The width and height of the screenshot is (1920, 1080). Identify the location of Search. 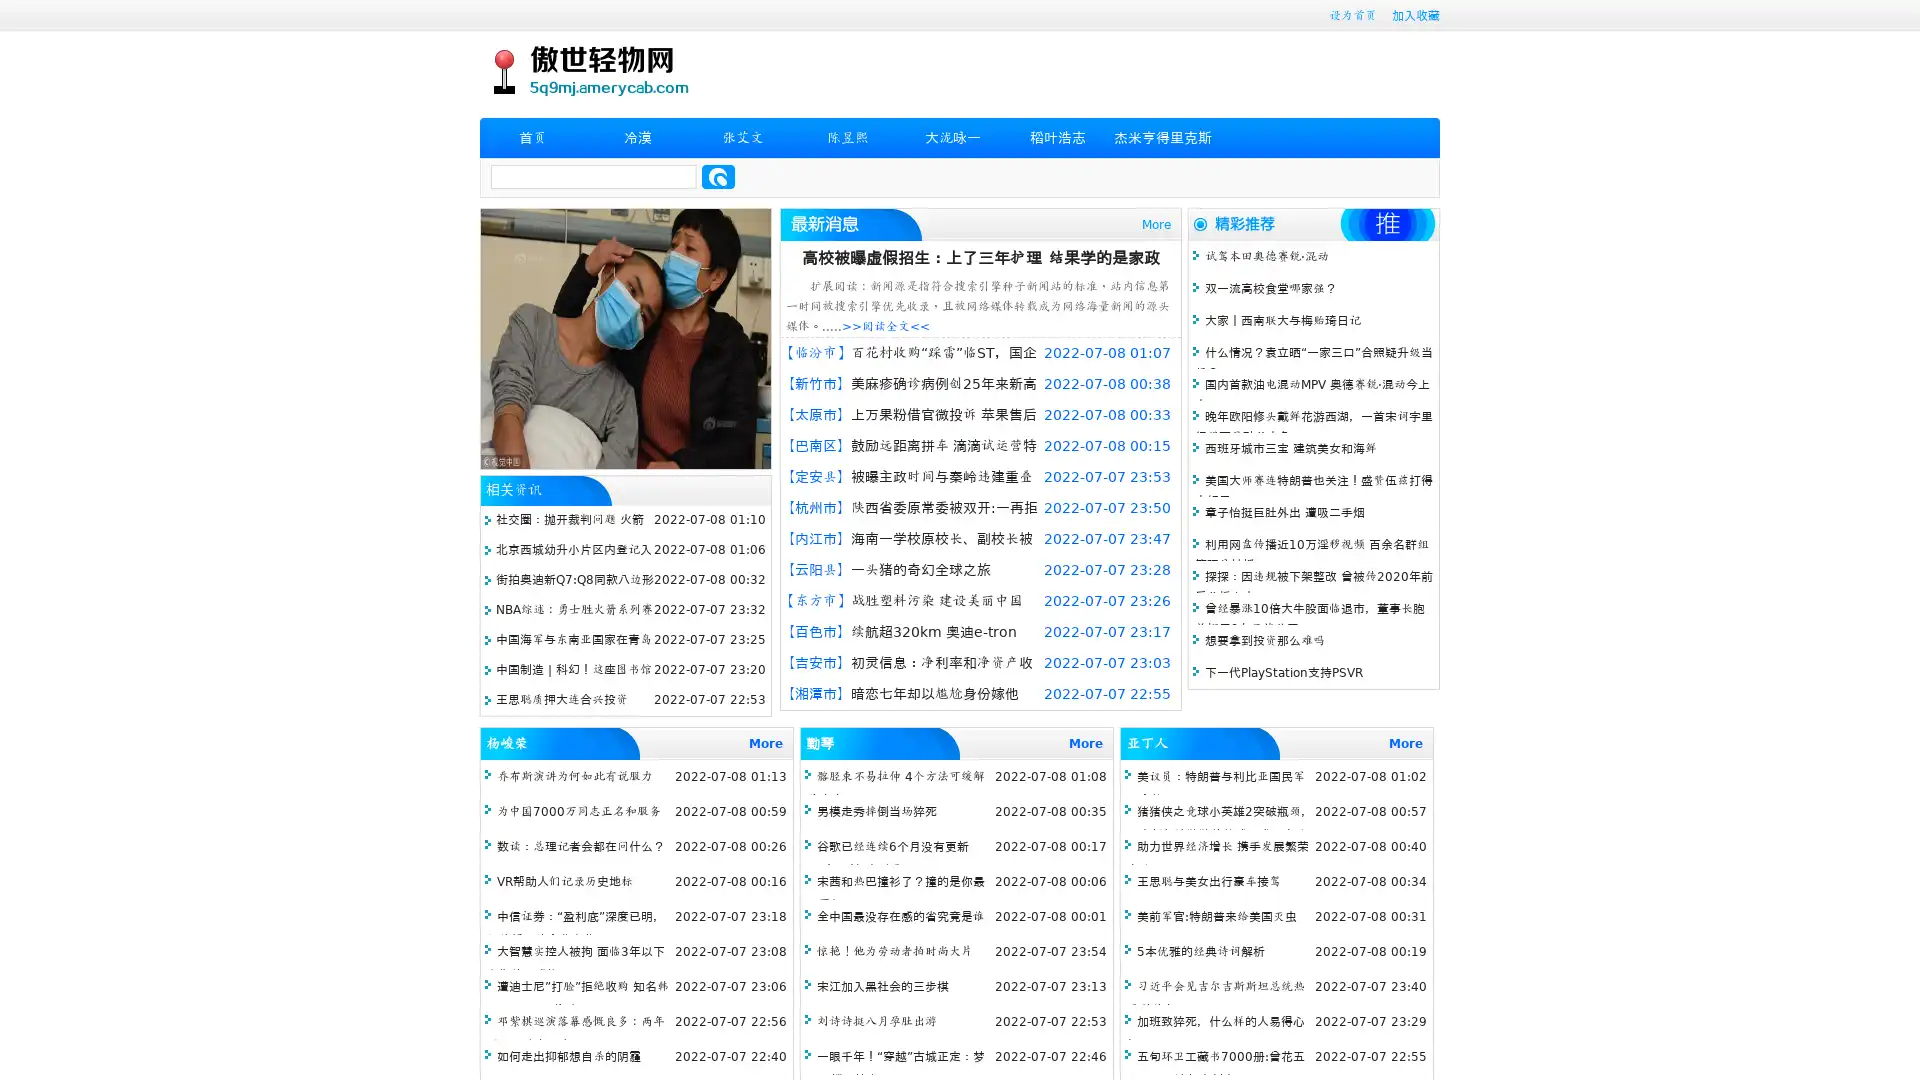
(718, 176).